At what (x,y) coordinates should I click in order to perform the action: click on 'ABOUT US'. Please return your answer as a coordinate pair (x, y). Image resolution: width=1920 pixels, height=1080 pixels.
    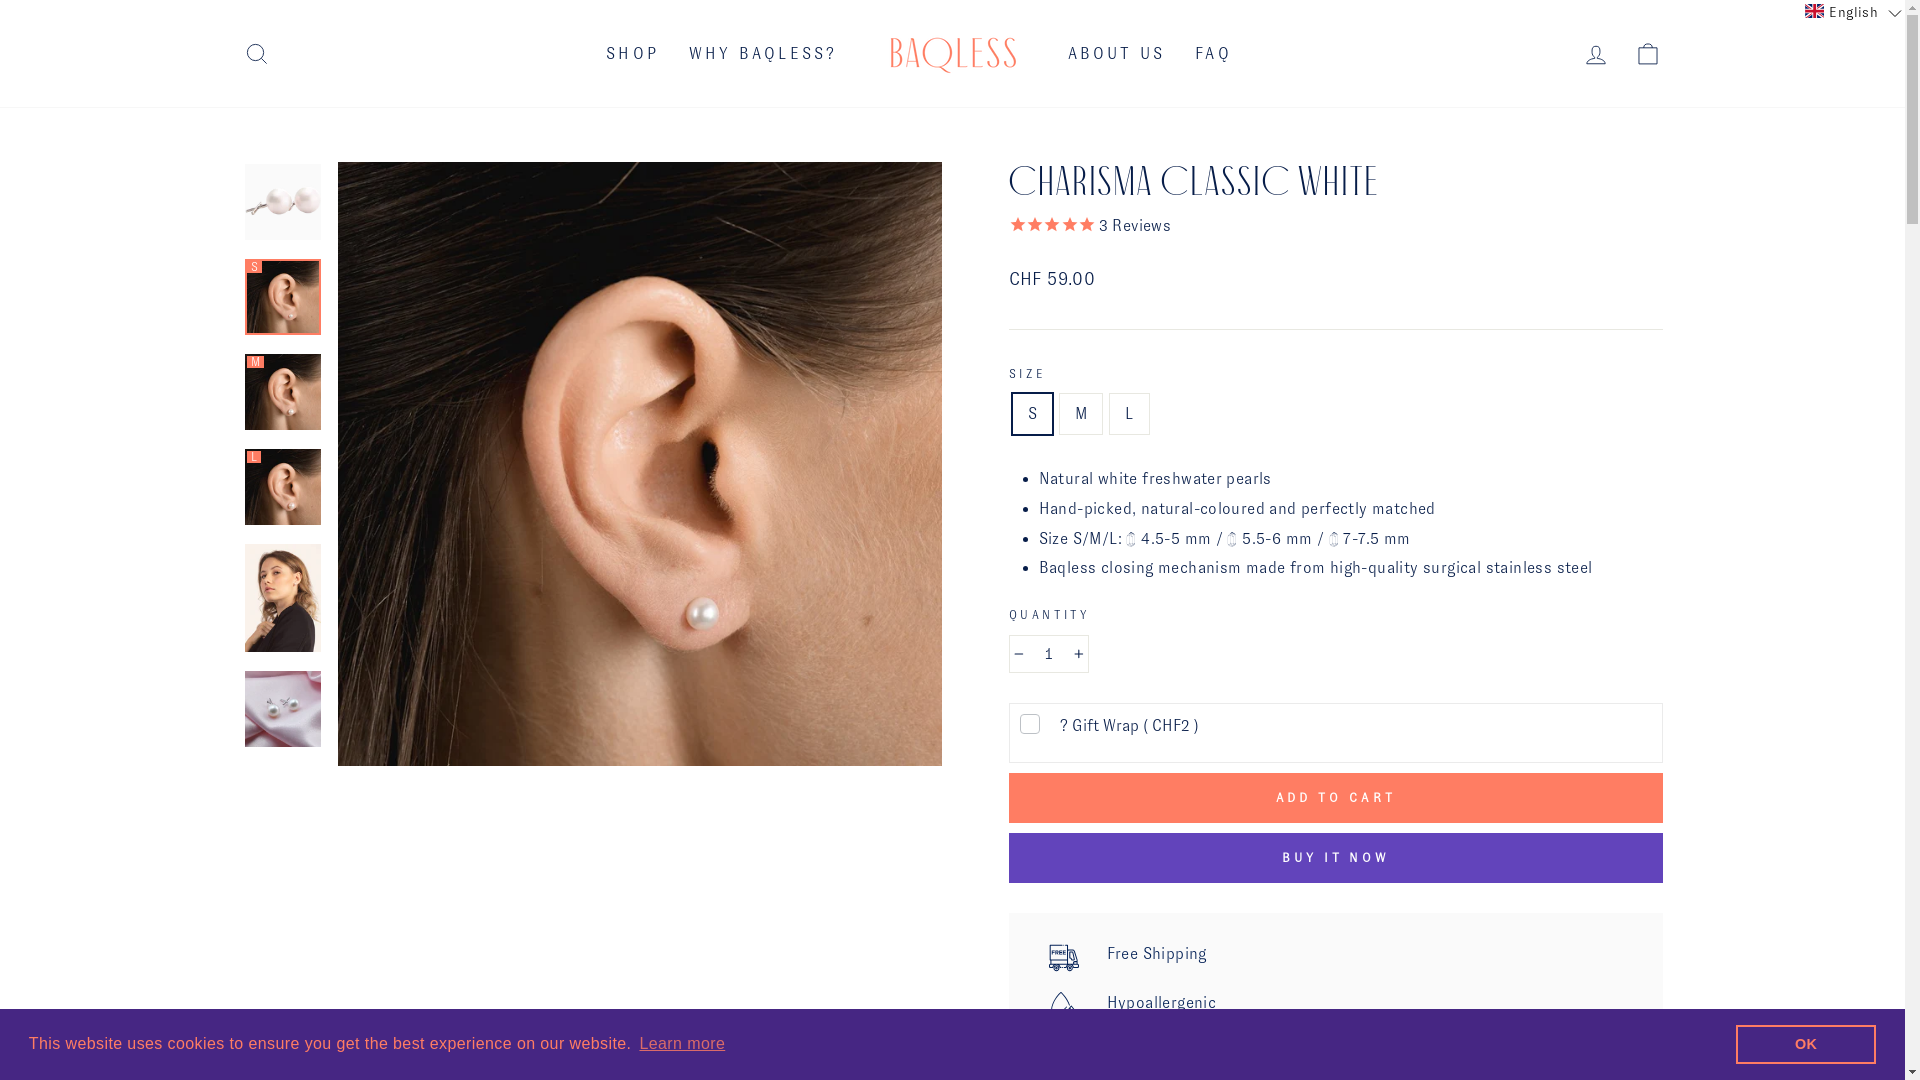
    Looking at the image, I should click on (1115, 52).